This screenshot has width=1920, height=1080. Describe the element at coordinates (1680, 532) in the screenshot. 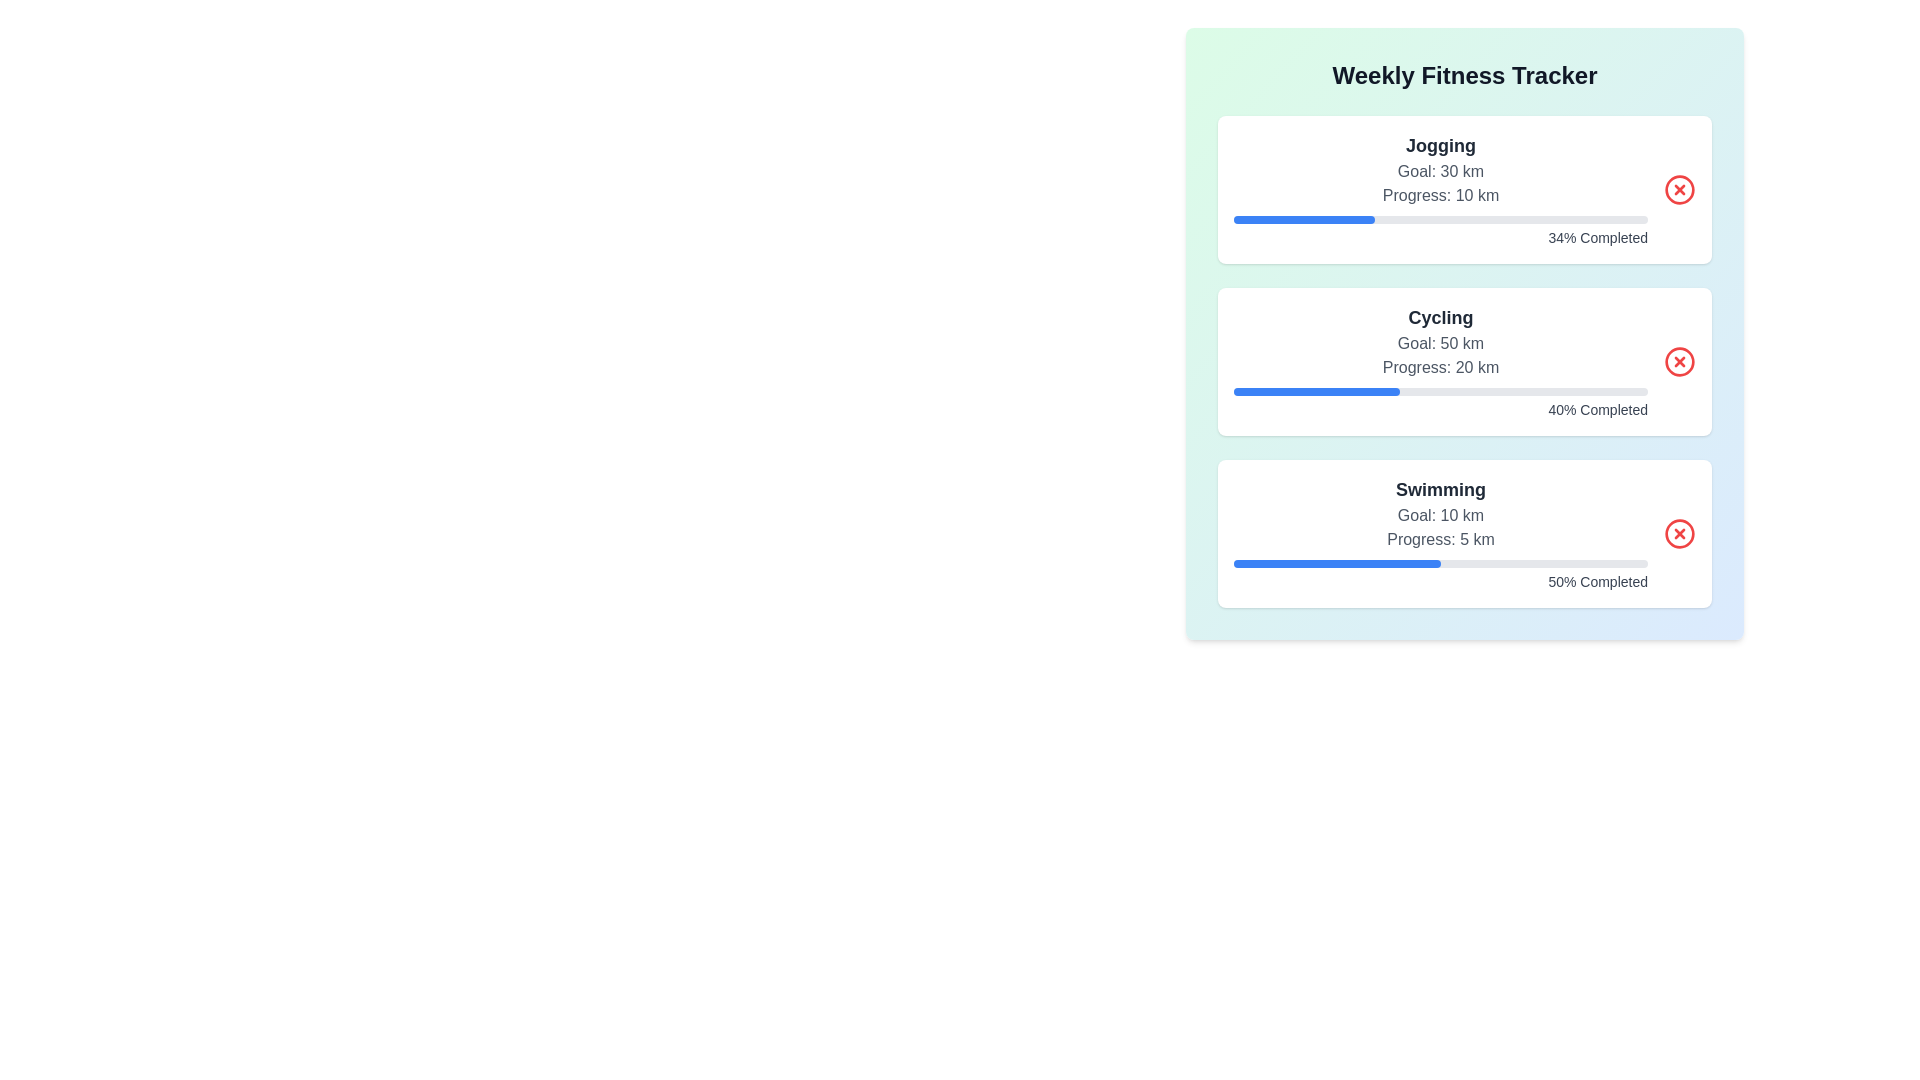

I see `the prominent red circular icon with an 'X' symbol next to the 'Swimming' goal` at that location.